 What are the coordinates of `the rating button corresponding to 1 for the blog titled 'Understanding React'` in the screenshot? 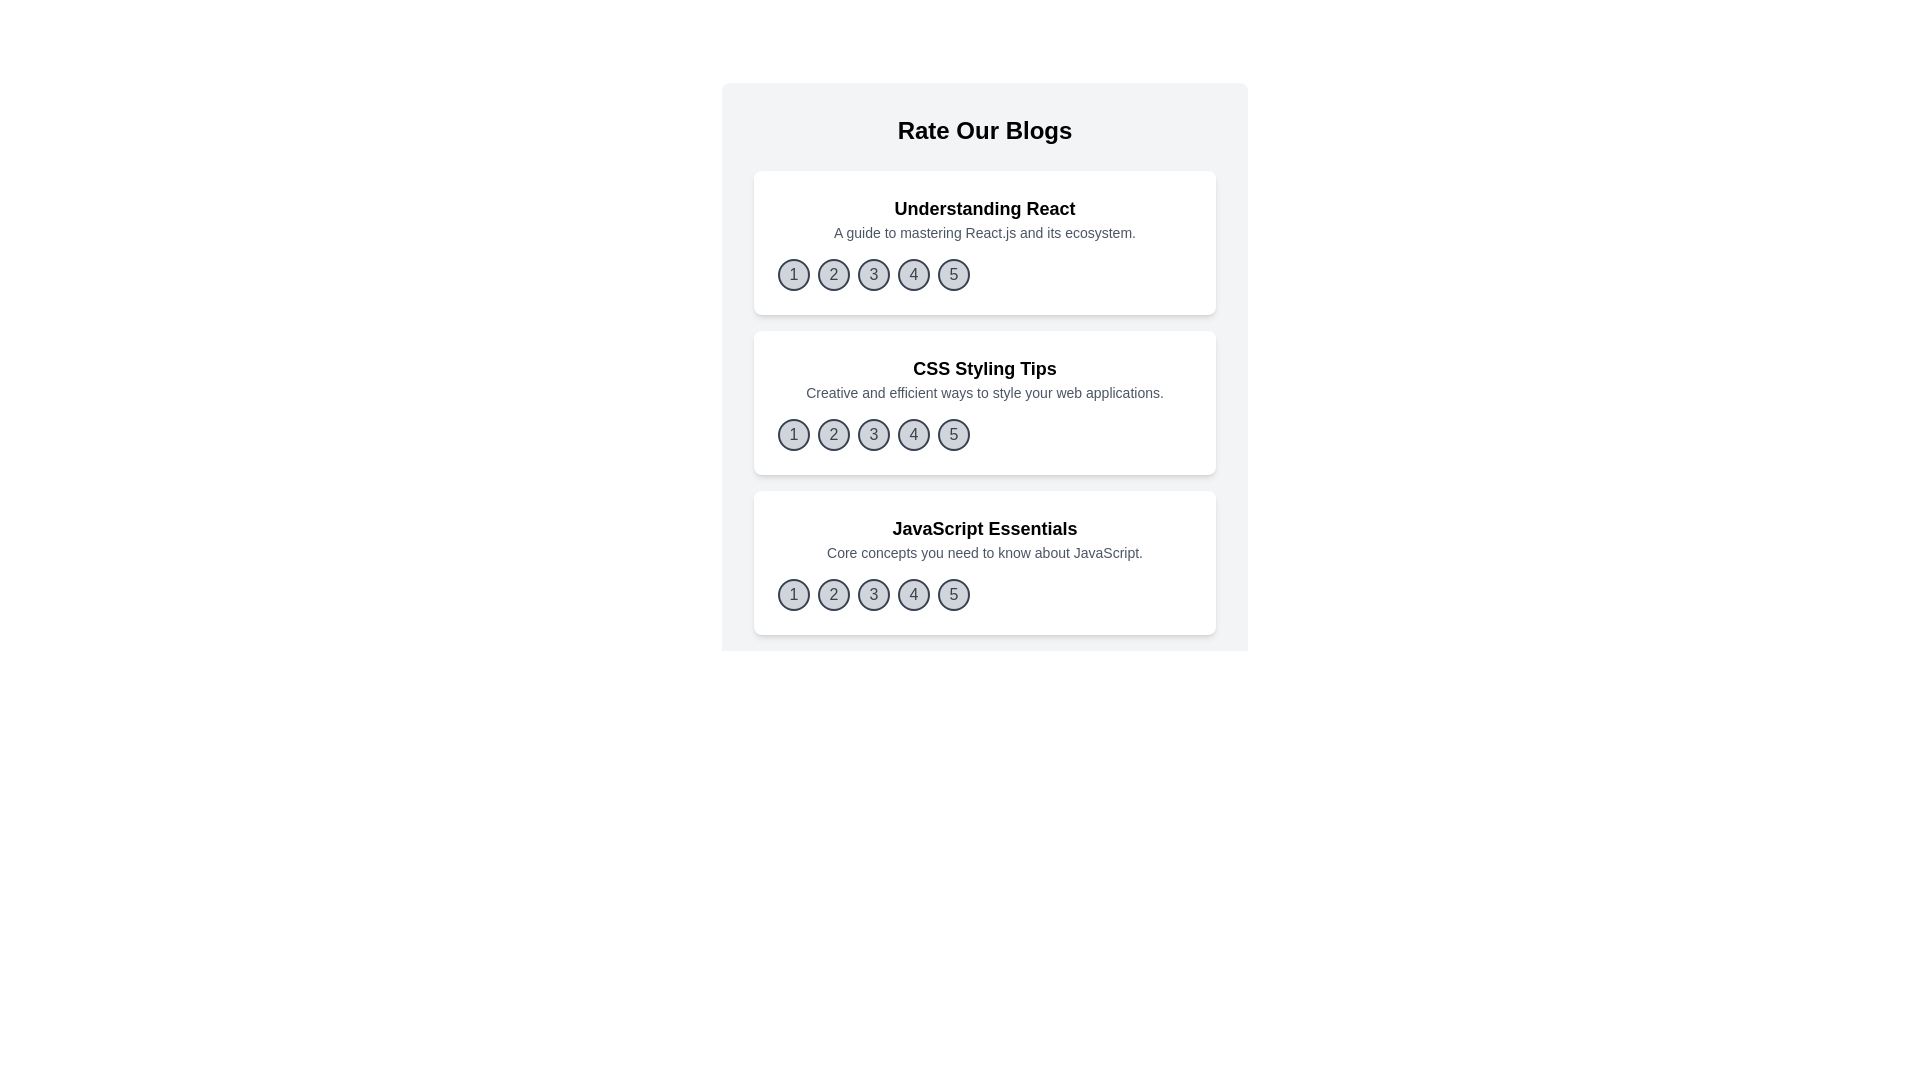 It's located at (792, 274).